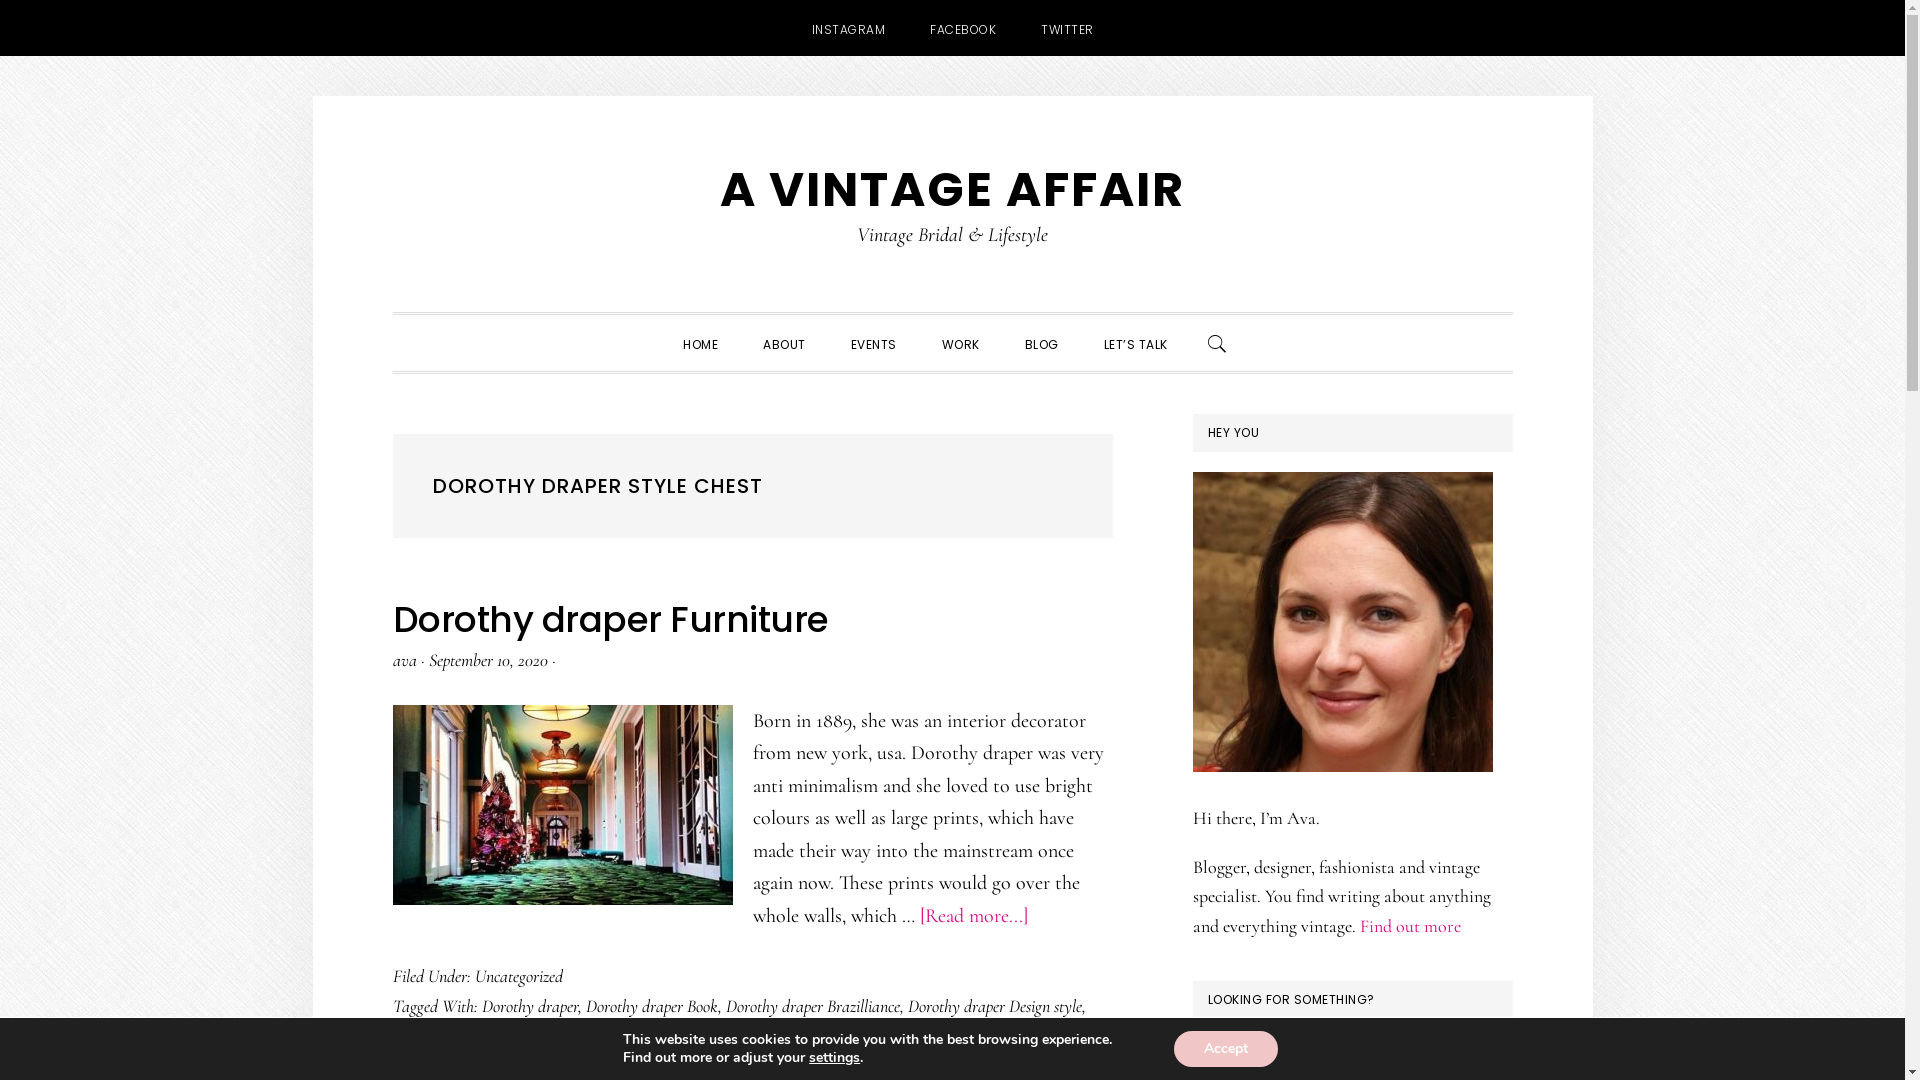  Describe the element at coordinates (849, 27) in the screenshot. I see `'INSTAGRAM'` at that location.